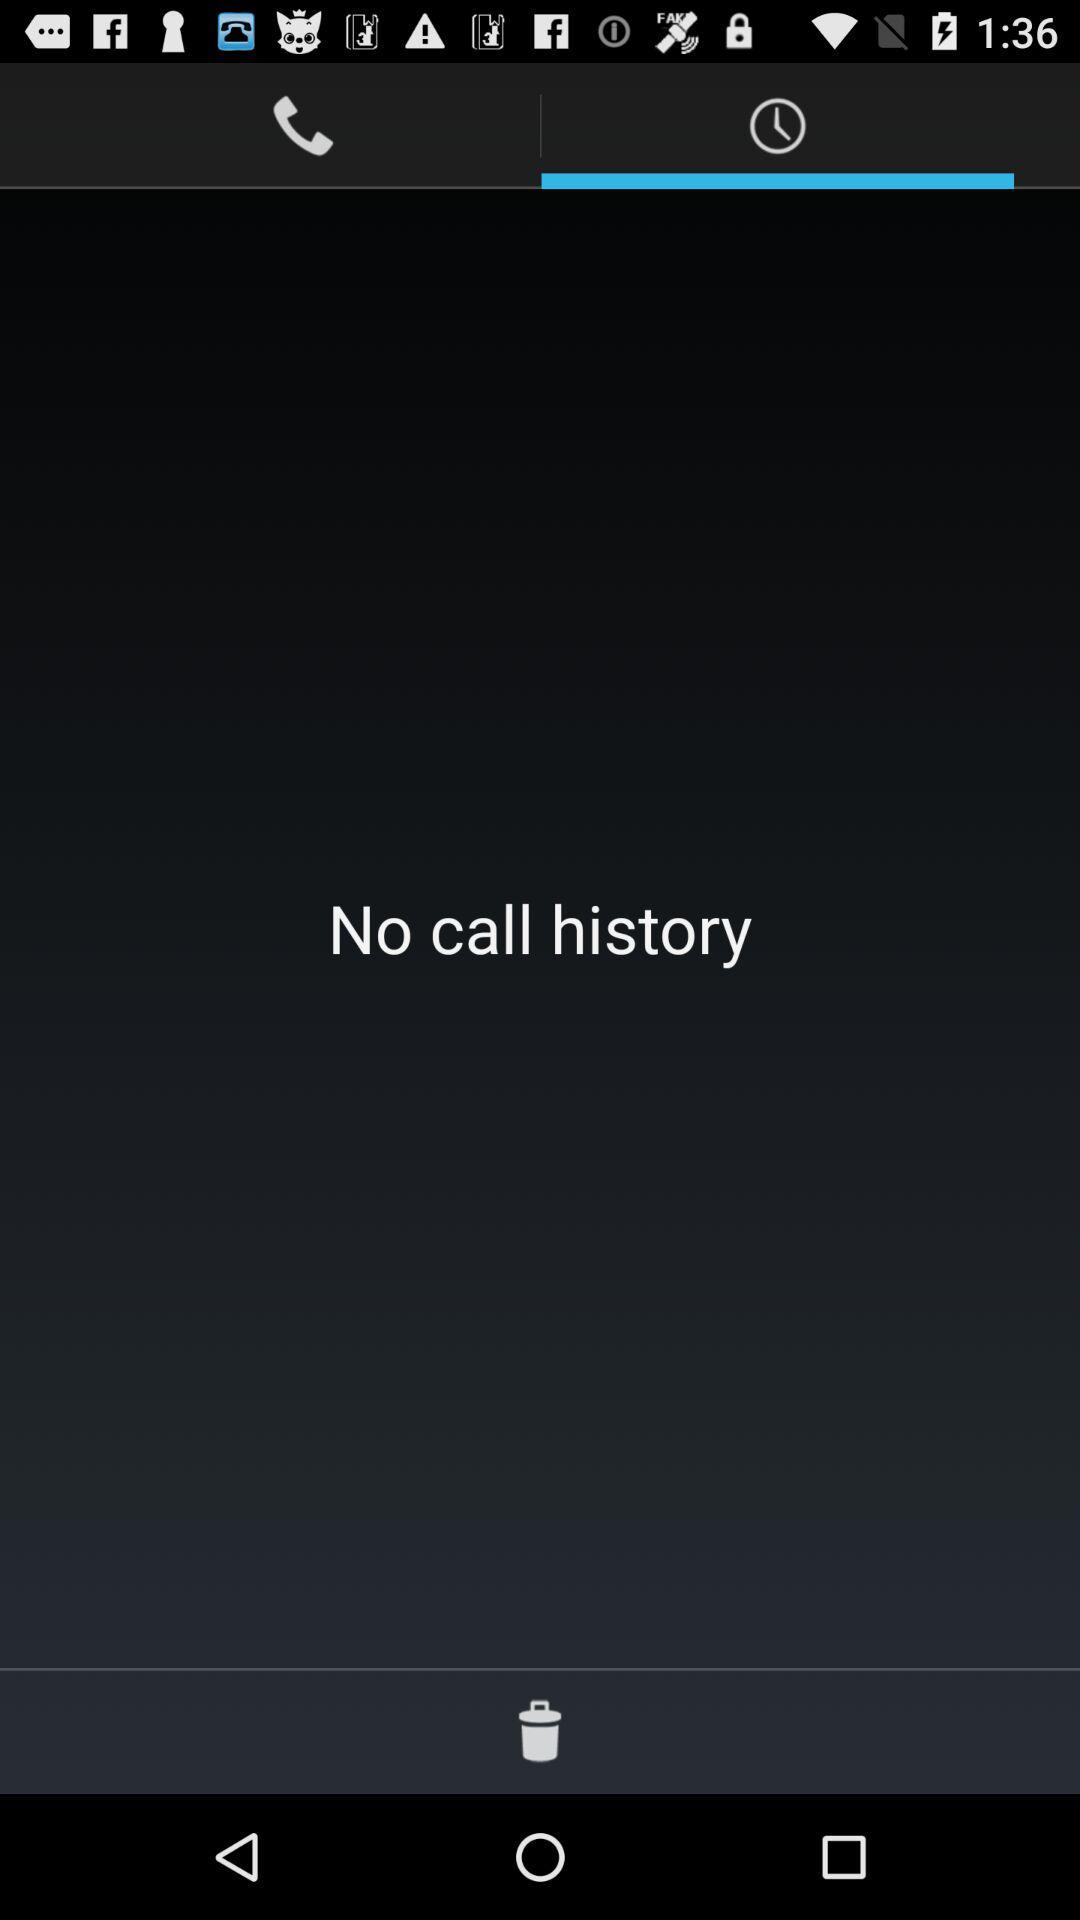 The width and height of the screenshot is (1080, 1920). I want to click on the icon at the bottom, so click(540, 1730).